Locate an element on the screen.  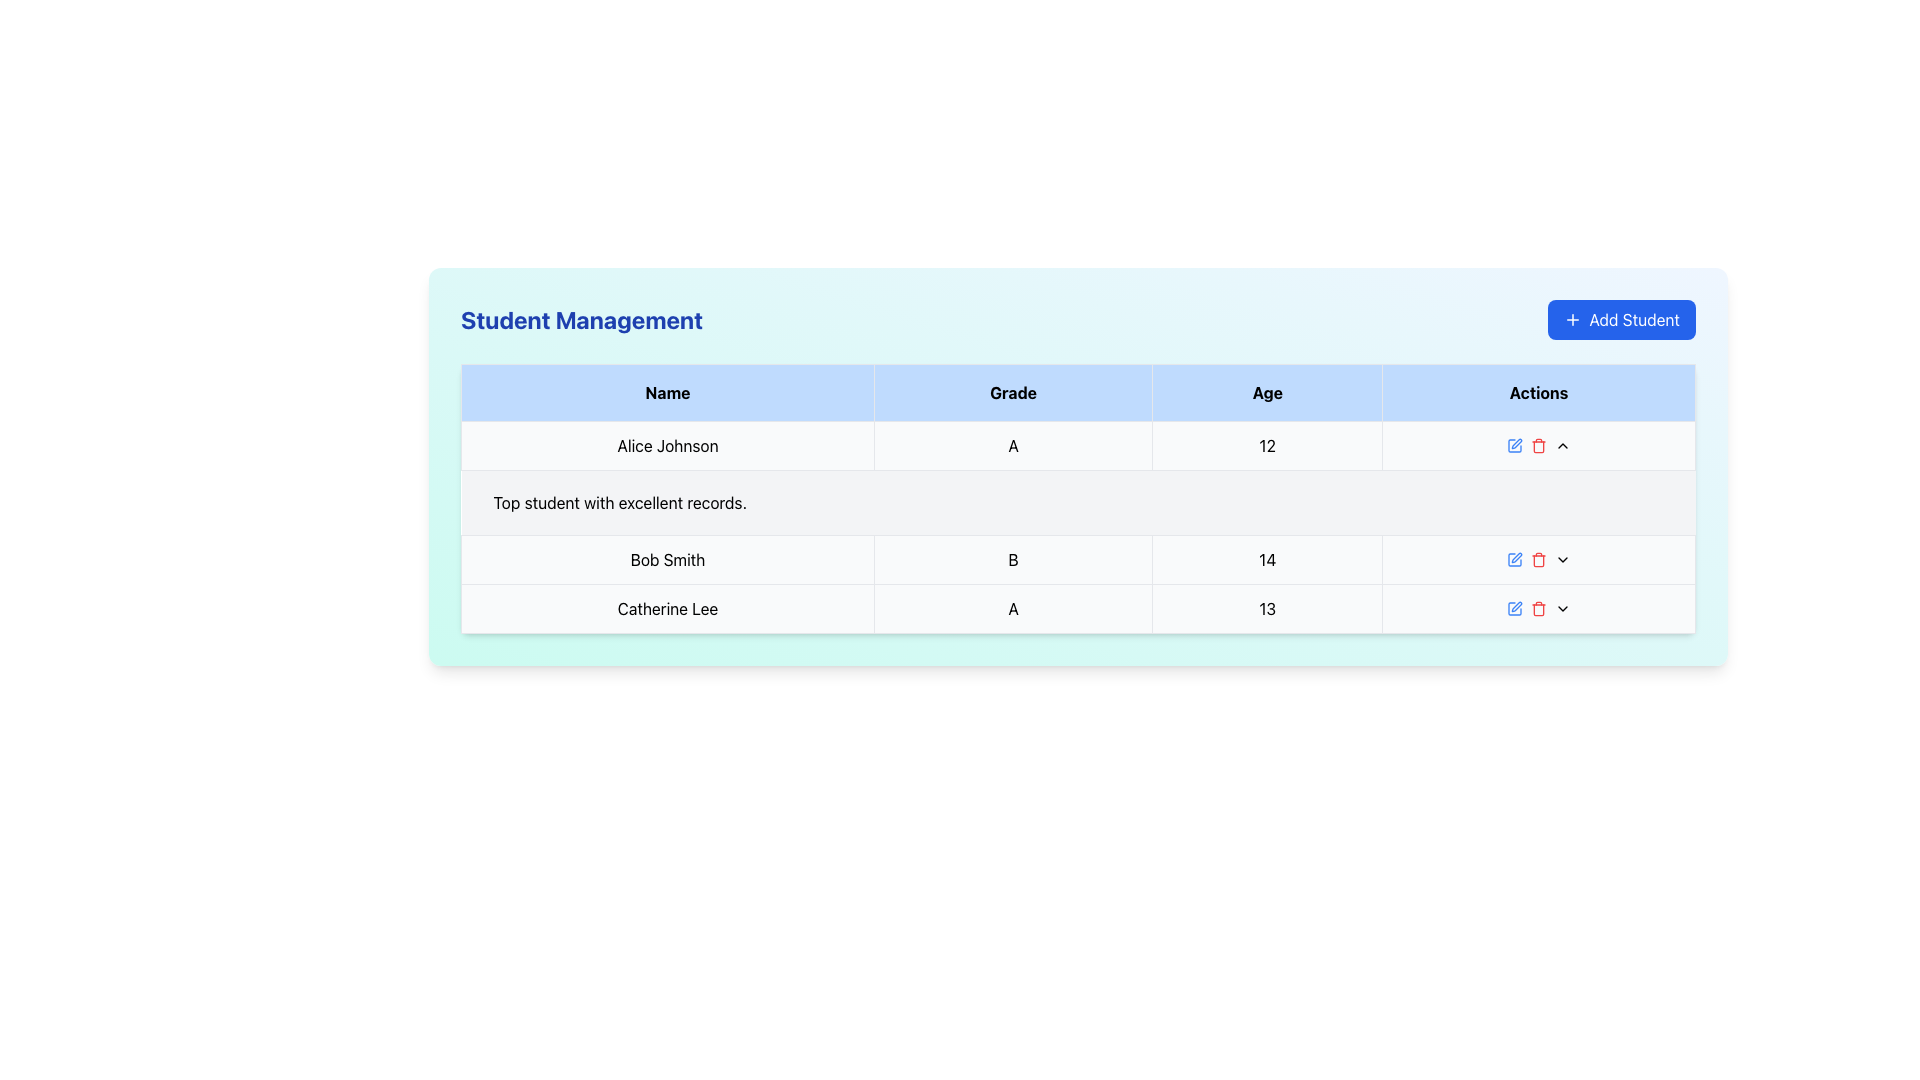
the 'Actions' column header in the table, which is the fourth header located to the right of the 'Age' header is located at coordinates (1538, 393).